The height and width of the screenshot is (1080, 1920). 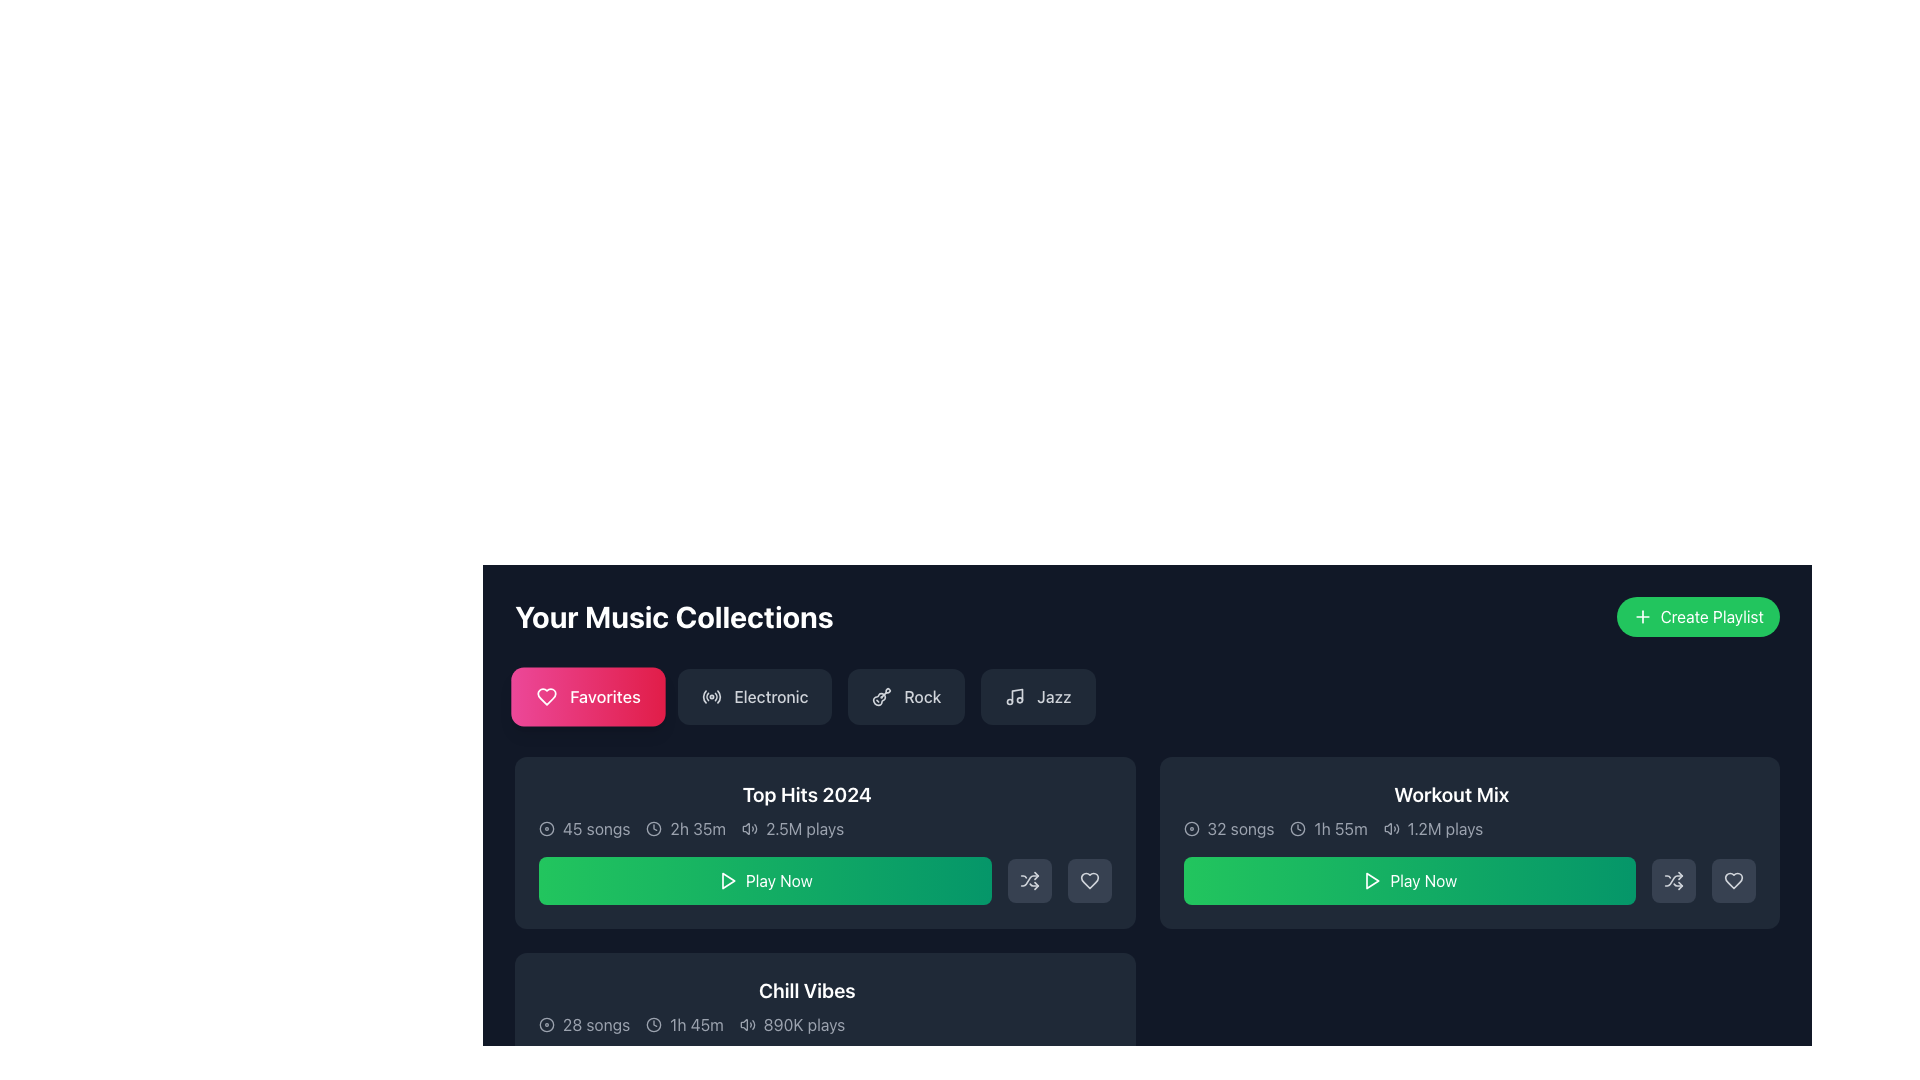 What do you see at coordinates (1092, 797) in the screenshot?
I see `the action menu trigger button located at the top right corner of the 'Top Hits 2024' section` at bounding box center [1092, 797].